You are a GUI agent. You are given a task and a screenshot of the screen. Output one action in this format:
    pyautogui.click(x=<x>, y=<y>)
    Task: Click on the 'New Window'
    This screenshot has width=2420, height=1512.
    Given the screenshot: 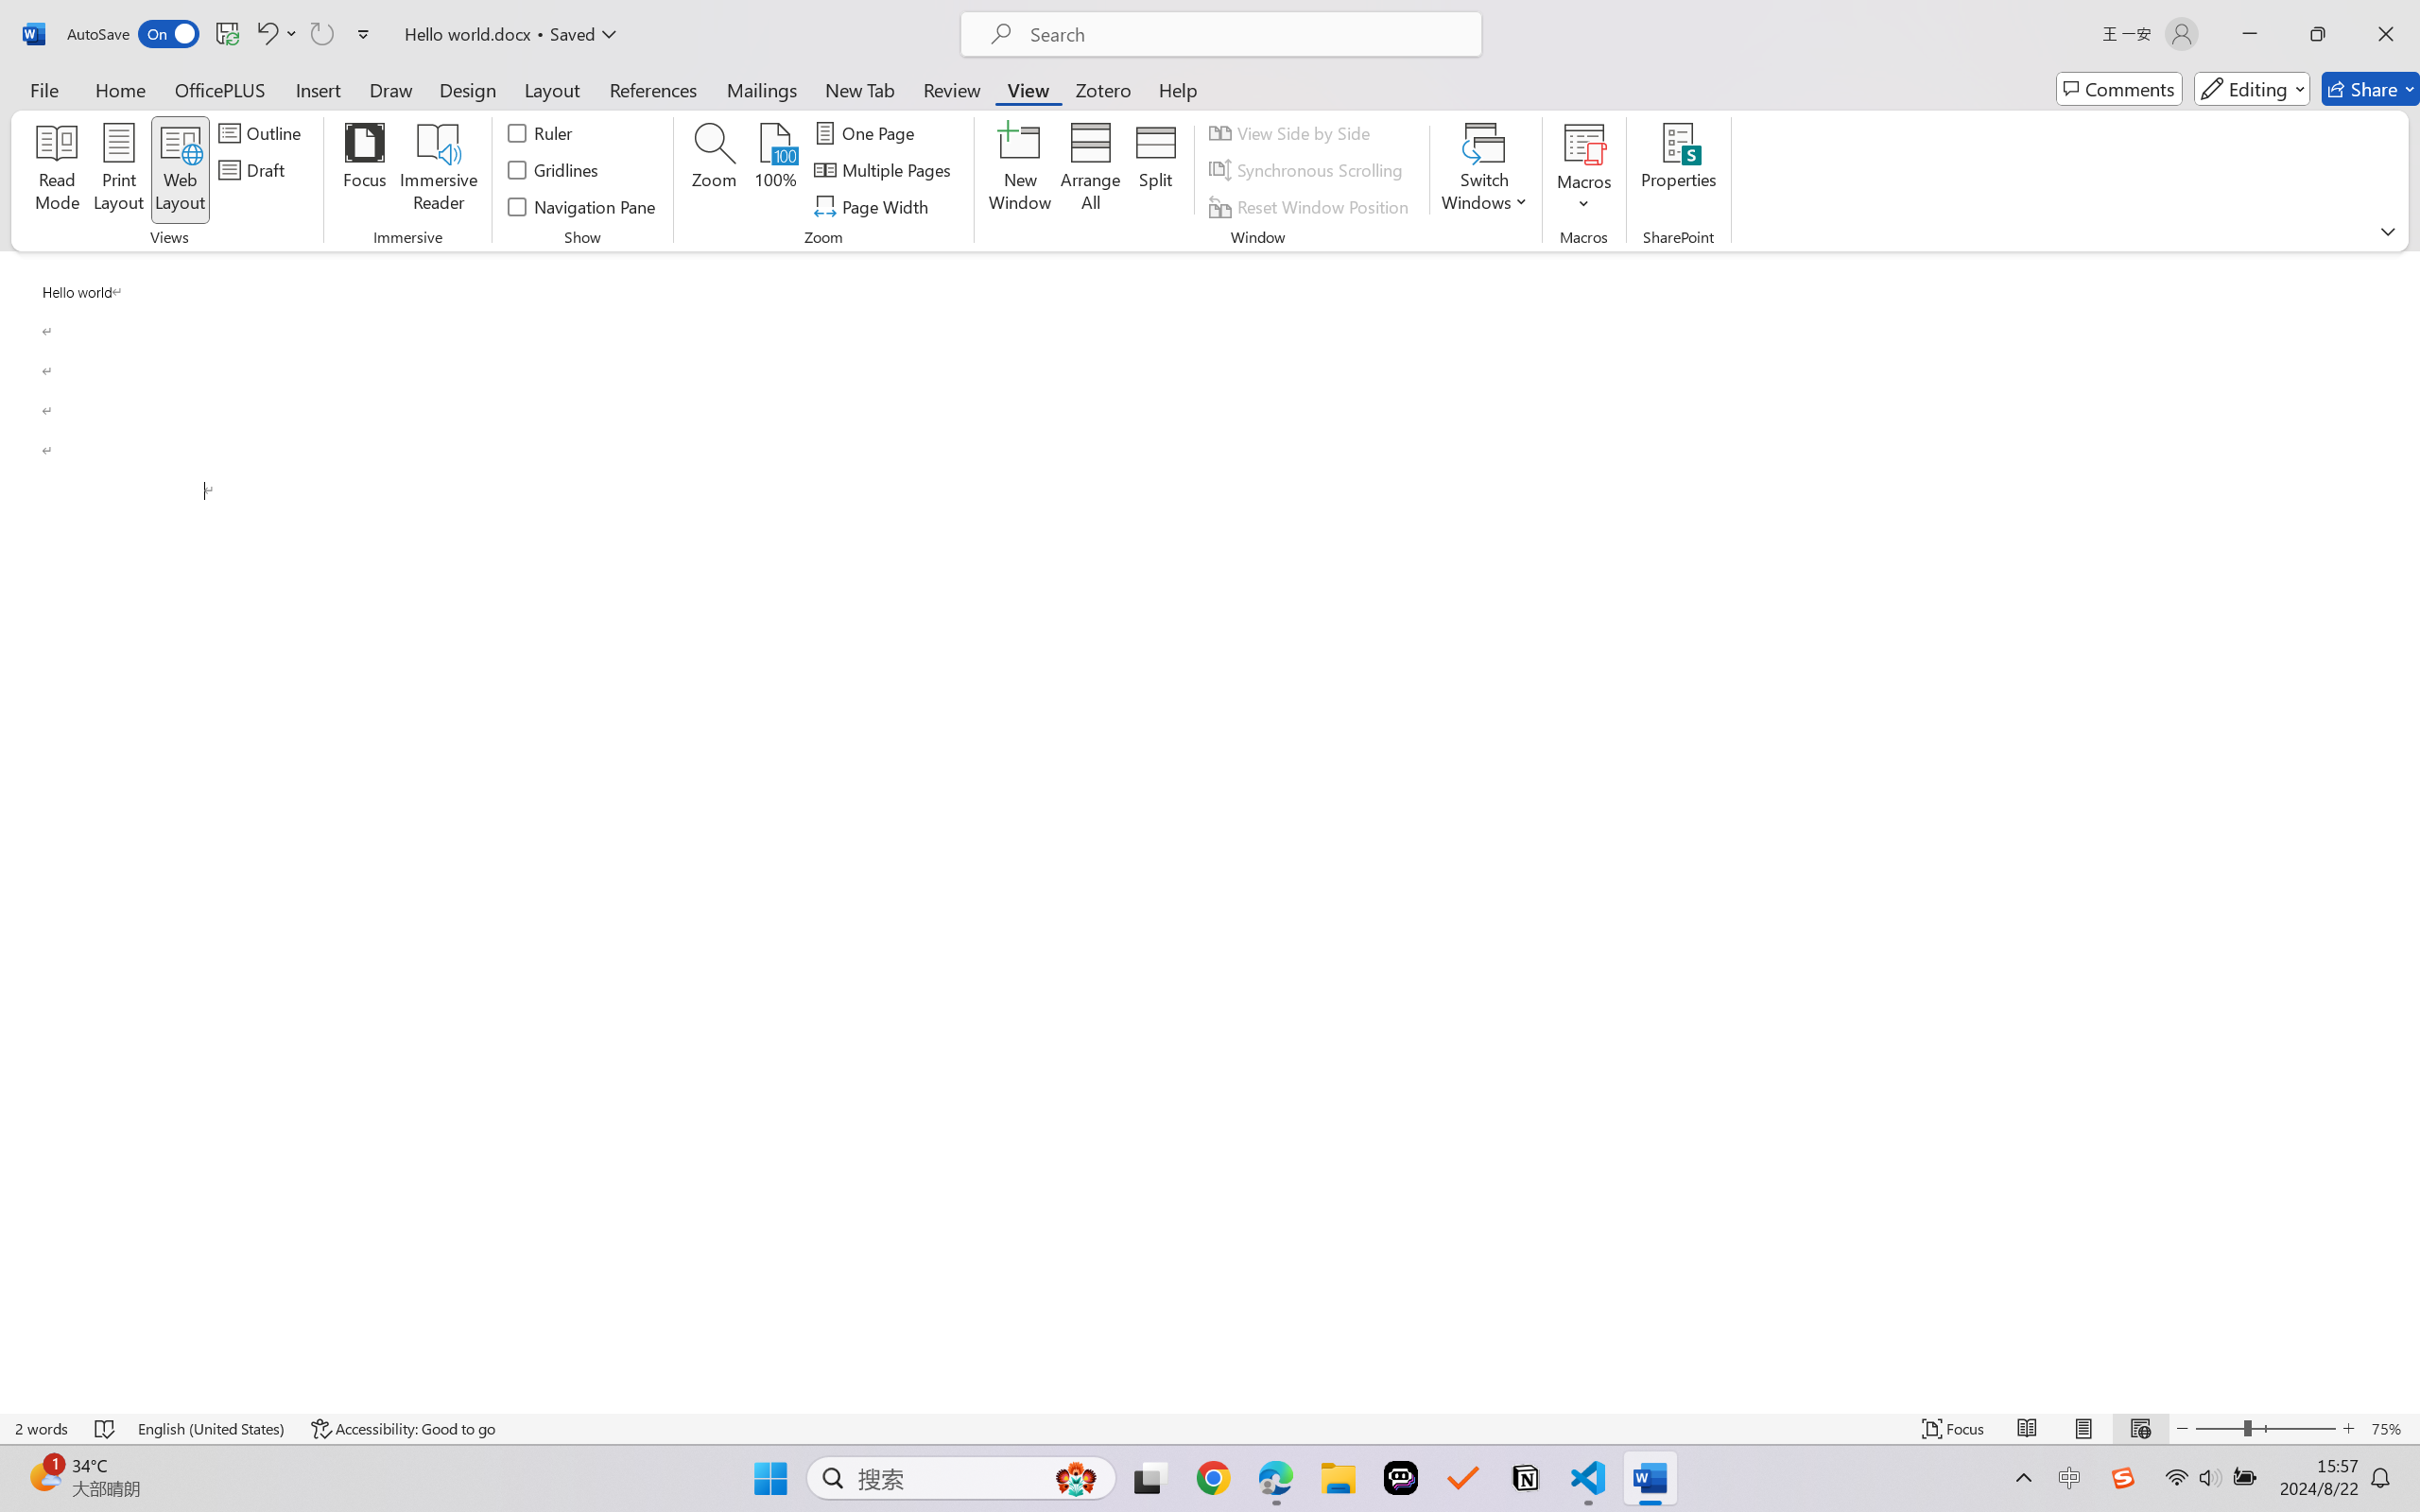 What is the action you would take?
    pyautogui.click(x=1020, y=170)
    